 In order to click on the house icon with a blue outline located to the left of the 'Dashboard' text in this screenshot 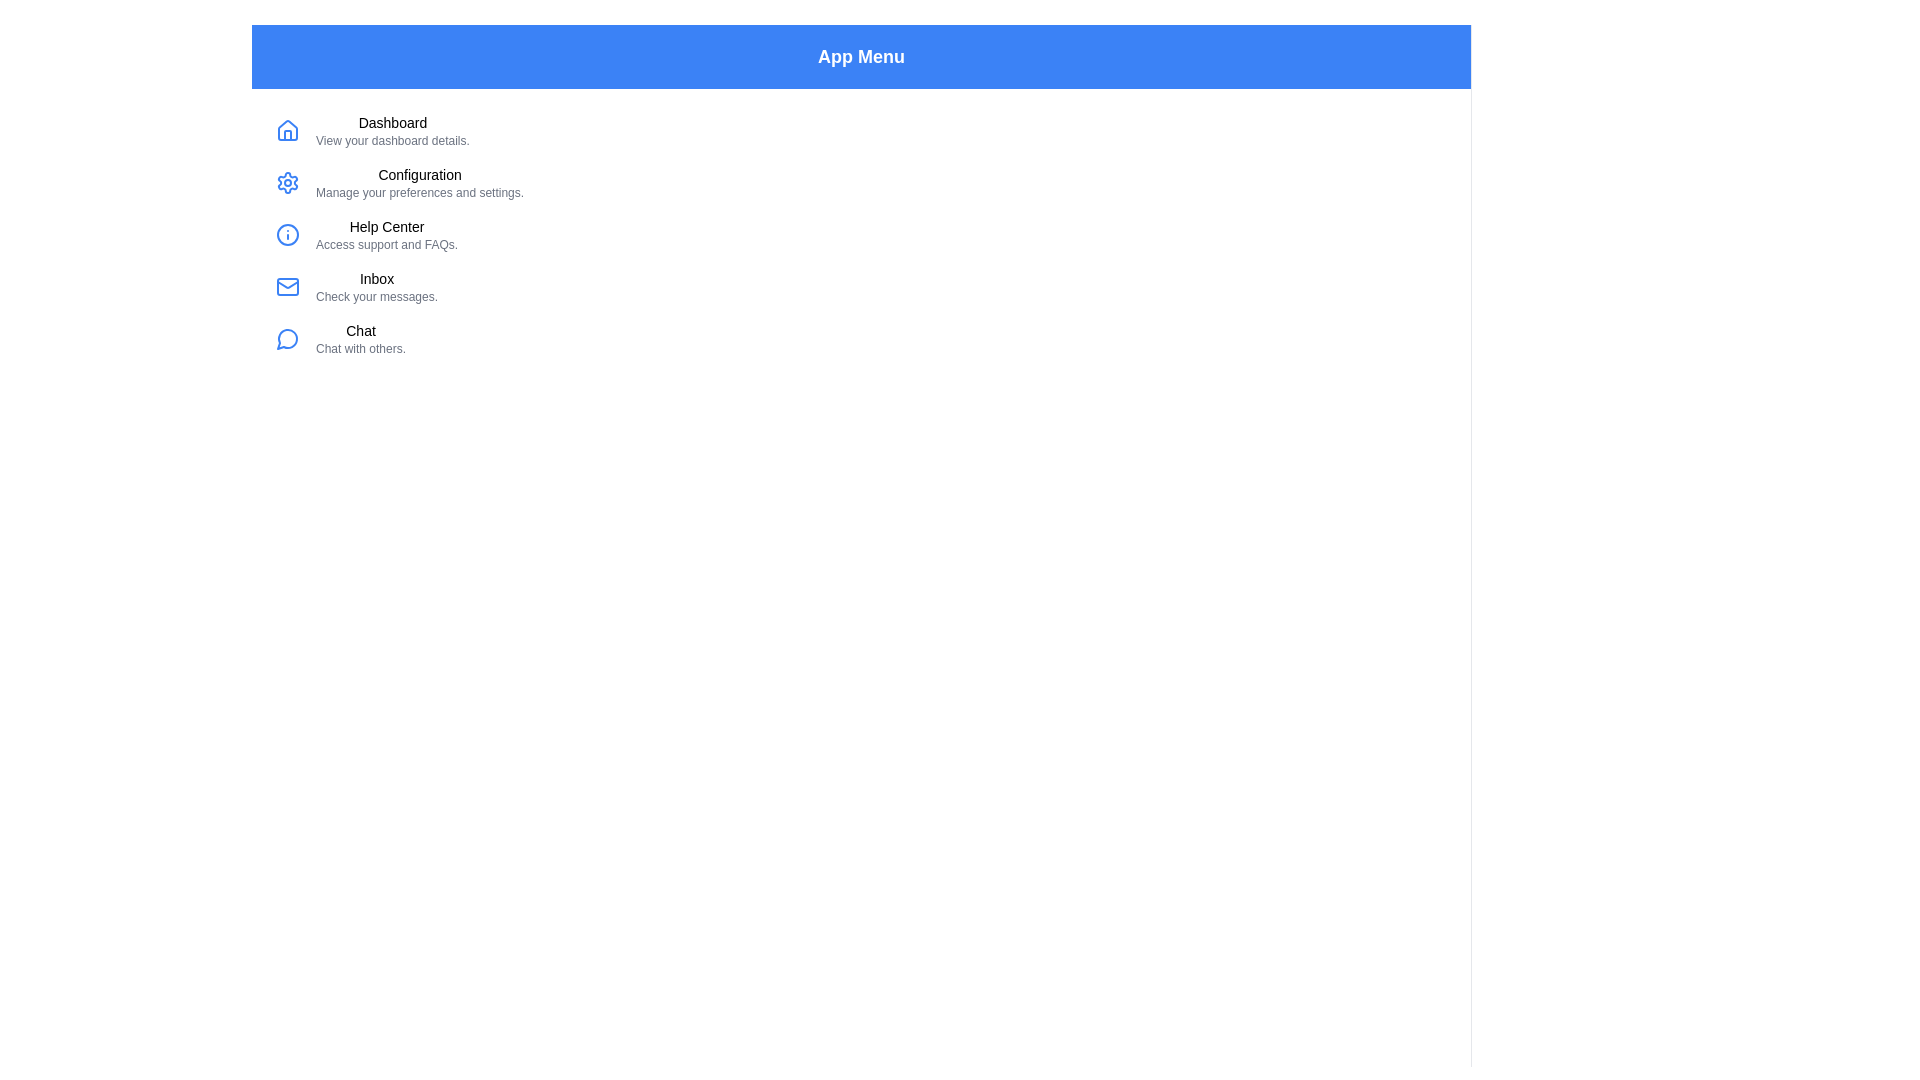, I will do `click(287, 131)`.